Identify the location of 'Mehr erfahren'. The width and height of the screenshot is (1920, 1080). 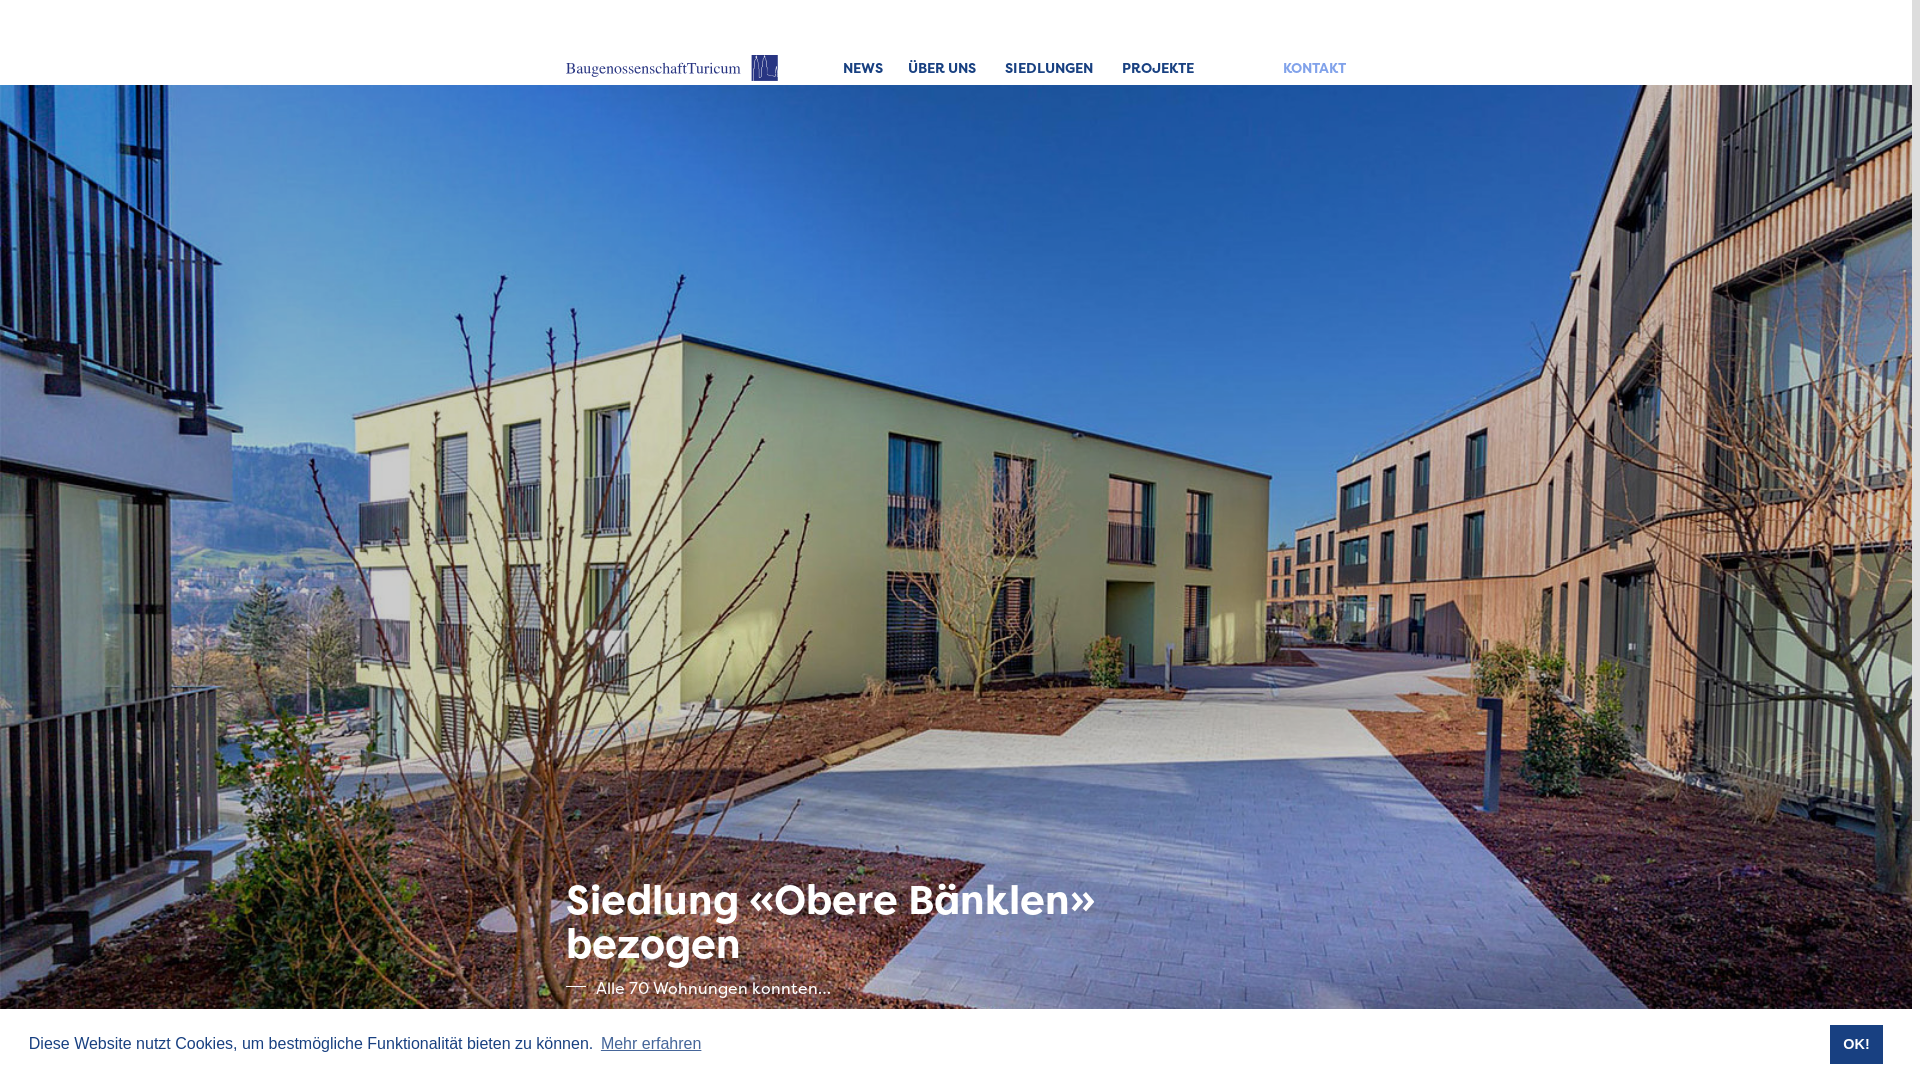
(597, 1043).